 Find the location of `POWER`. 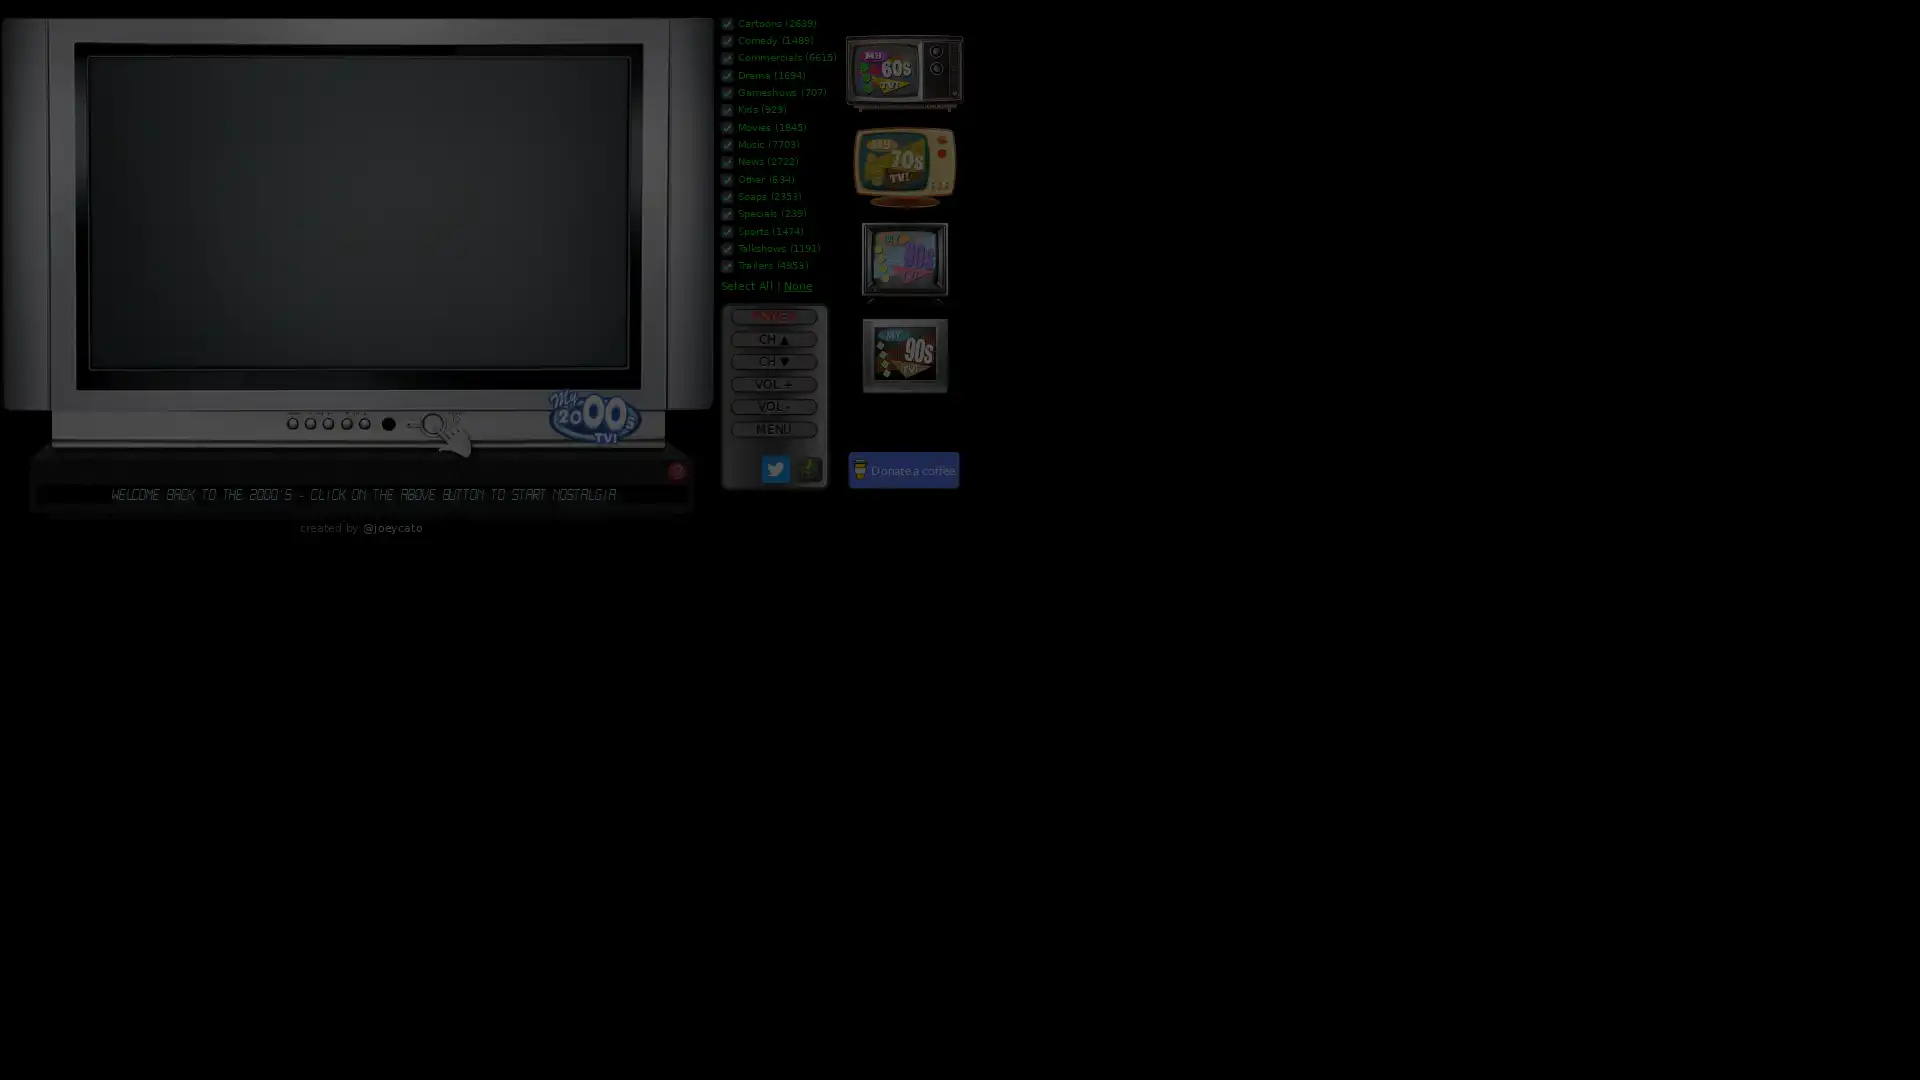

POWER is located at coordinates (772, 315).